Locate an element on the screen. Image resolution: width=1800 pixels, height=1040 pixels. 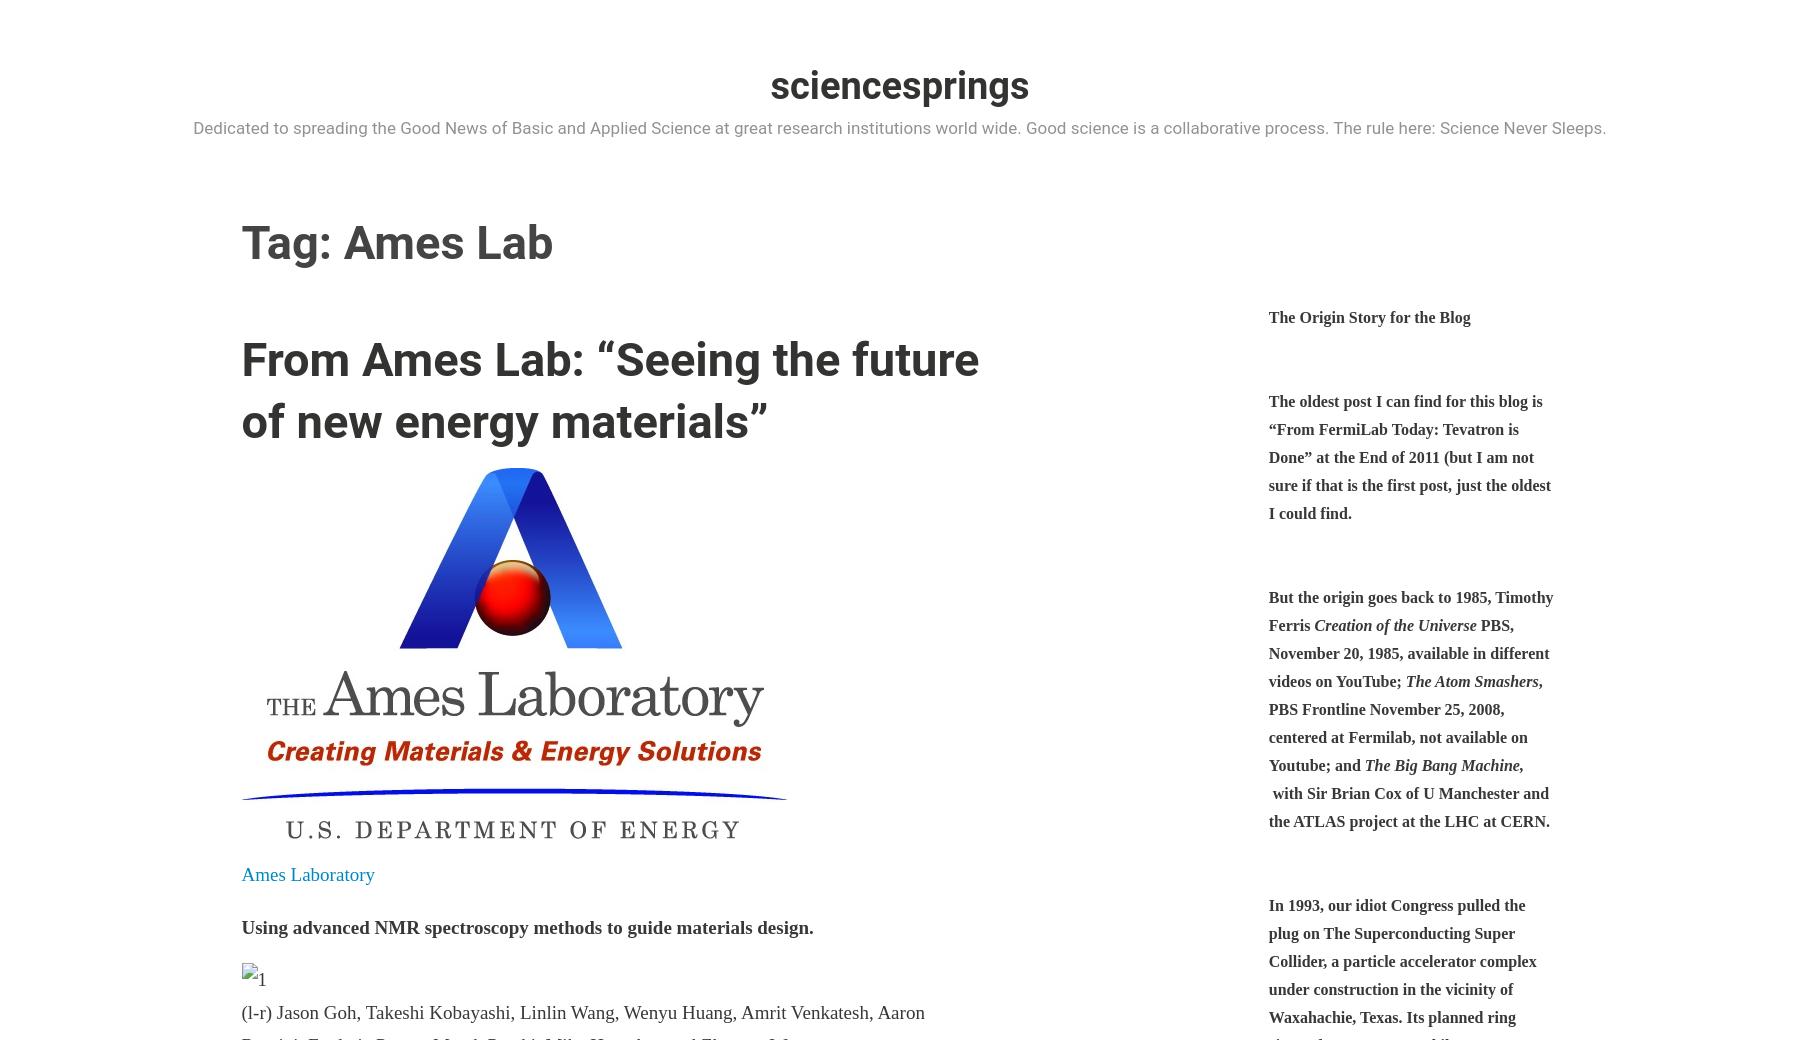
'PBS, November 20, 1985, available in different videos on YouTube;' is located at coordinates (1407, 652).